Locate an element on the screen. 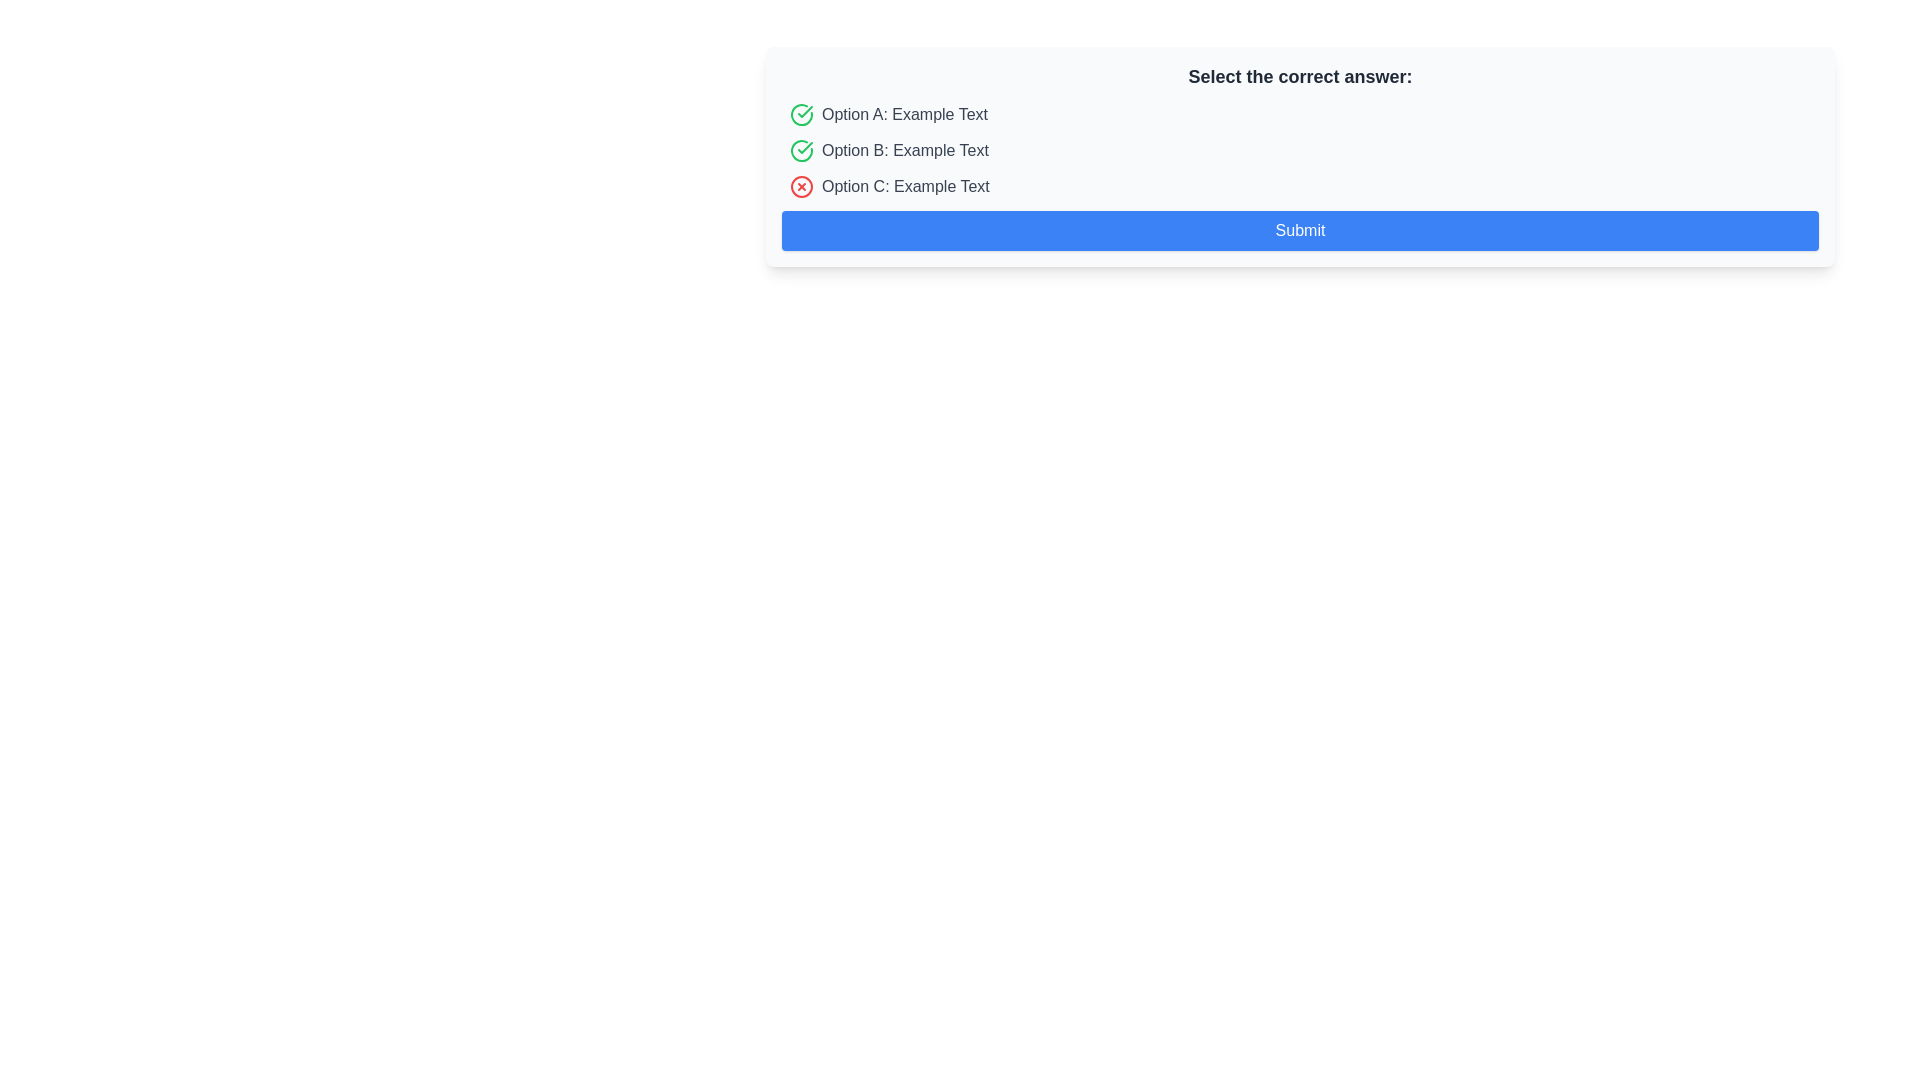 The height and width of the screenshot is (1080, 1920). the green checkmark icon indicating a positive status next to 'Option A: Example Text' is located at coordinates (805, 146).